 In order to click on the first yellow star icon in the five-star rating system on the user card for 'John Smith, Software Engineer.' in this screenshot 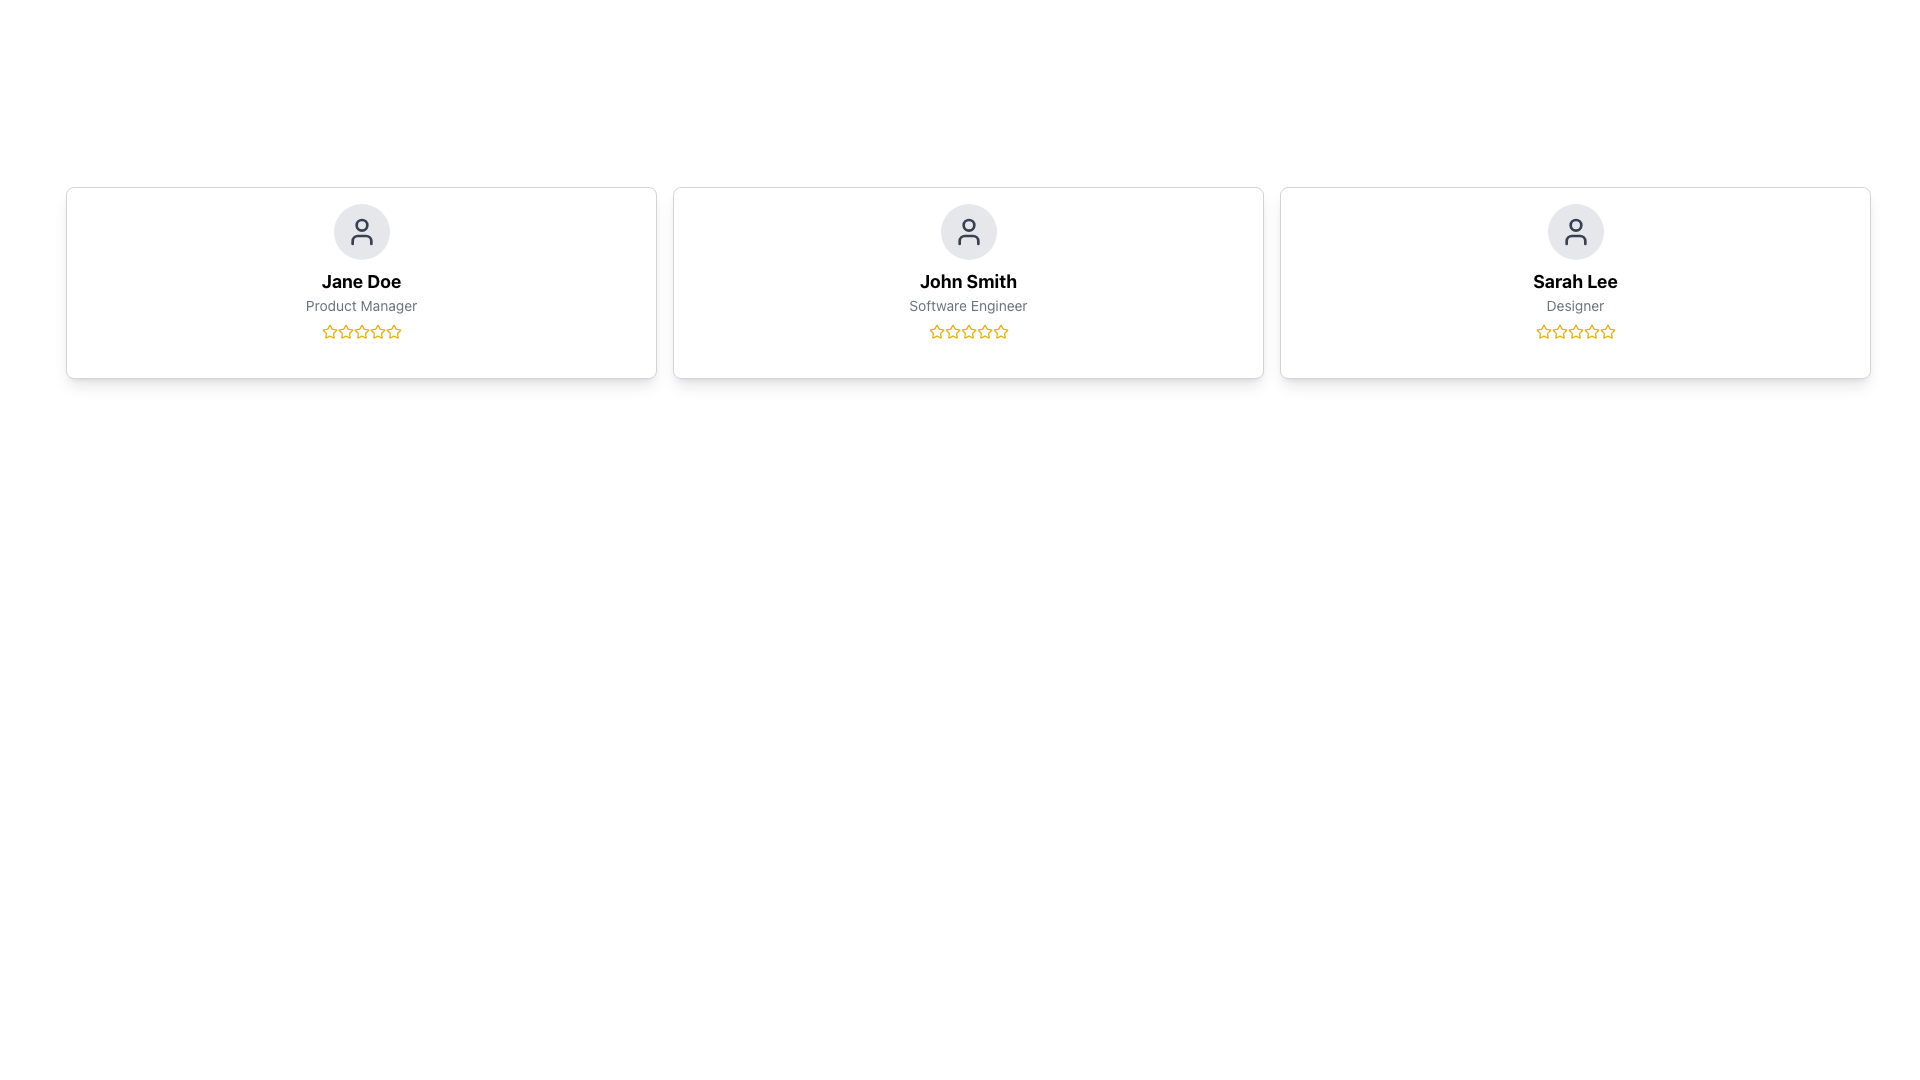, I will do `click(935, 330)`.